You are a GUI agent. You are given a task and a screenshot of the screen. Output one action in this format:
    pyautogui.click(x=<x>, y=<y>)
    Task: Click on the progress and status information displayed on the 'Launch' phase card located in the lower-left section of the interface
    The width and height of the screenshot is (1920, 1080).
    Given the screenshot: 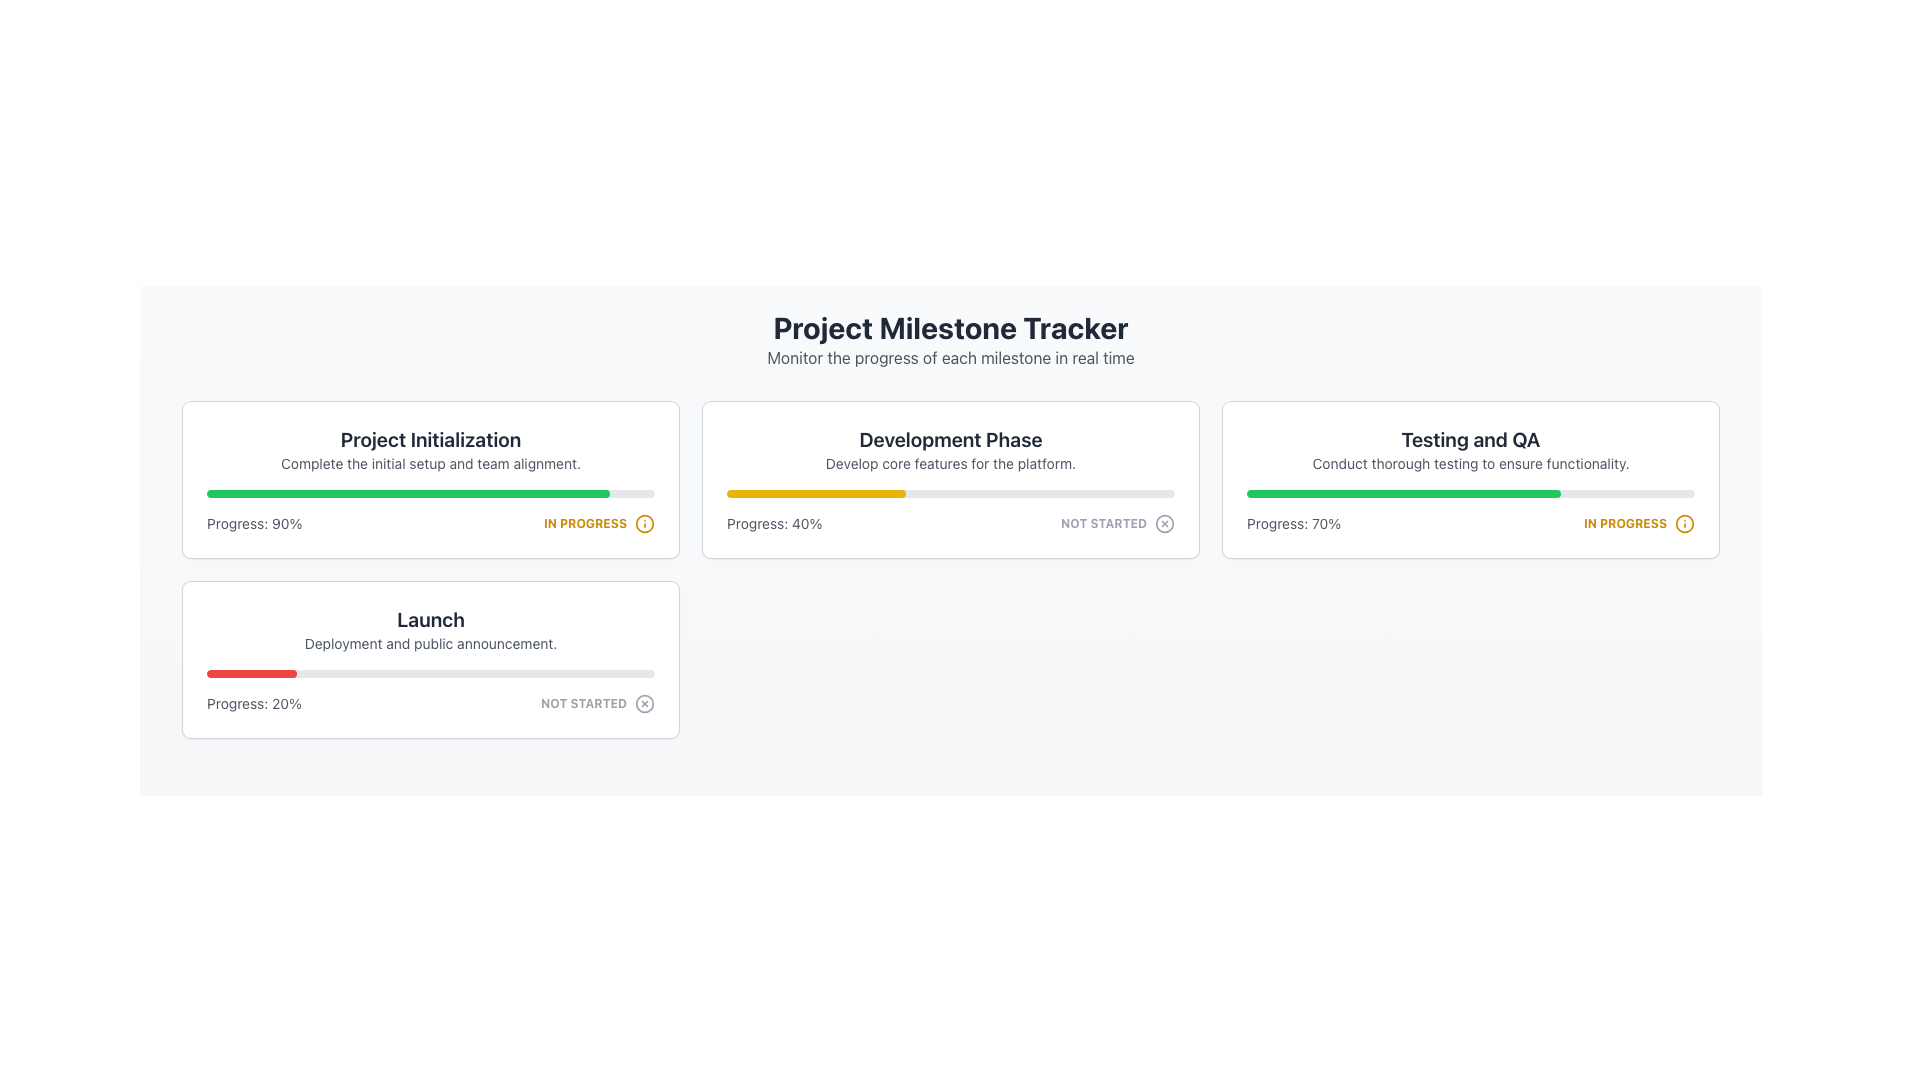 What is the action you would take?
    pyautogui.click(x=430, y=659)
    